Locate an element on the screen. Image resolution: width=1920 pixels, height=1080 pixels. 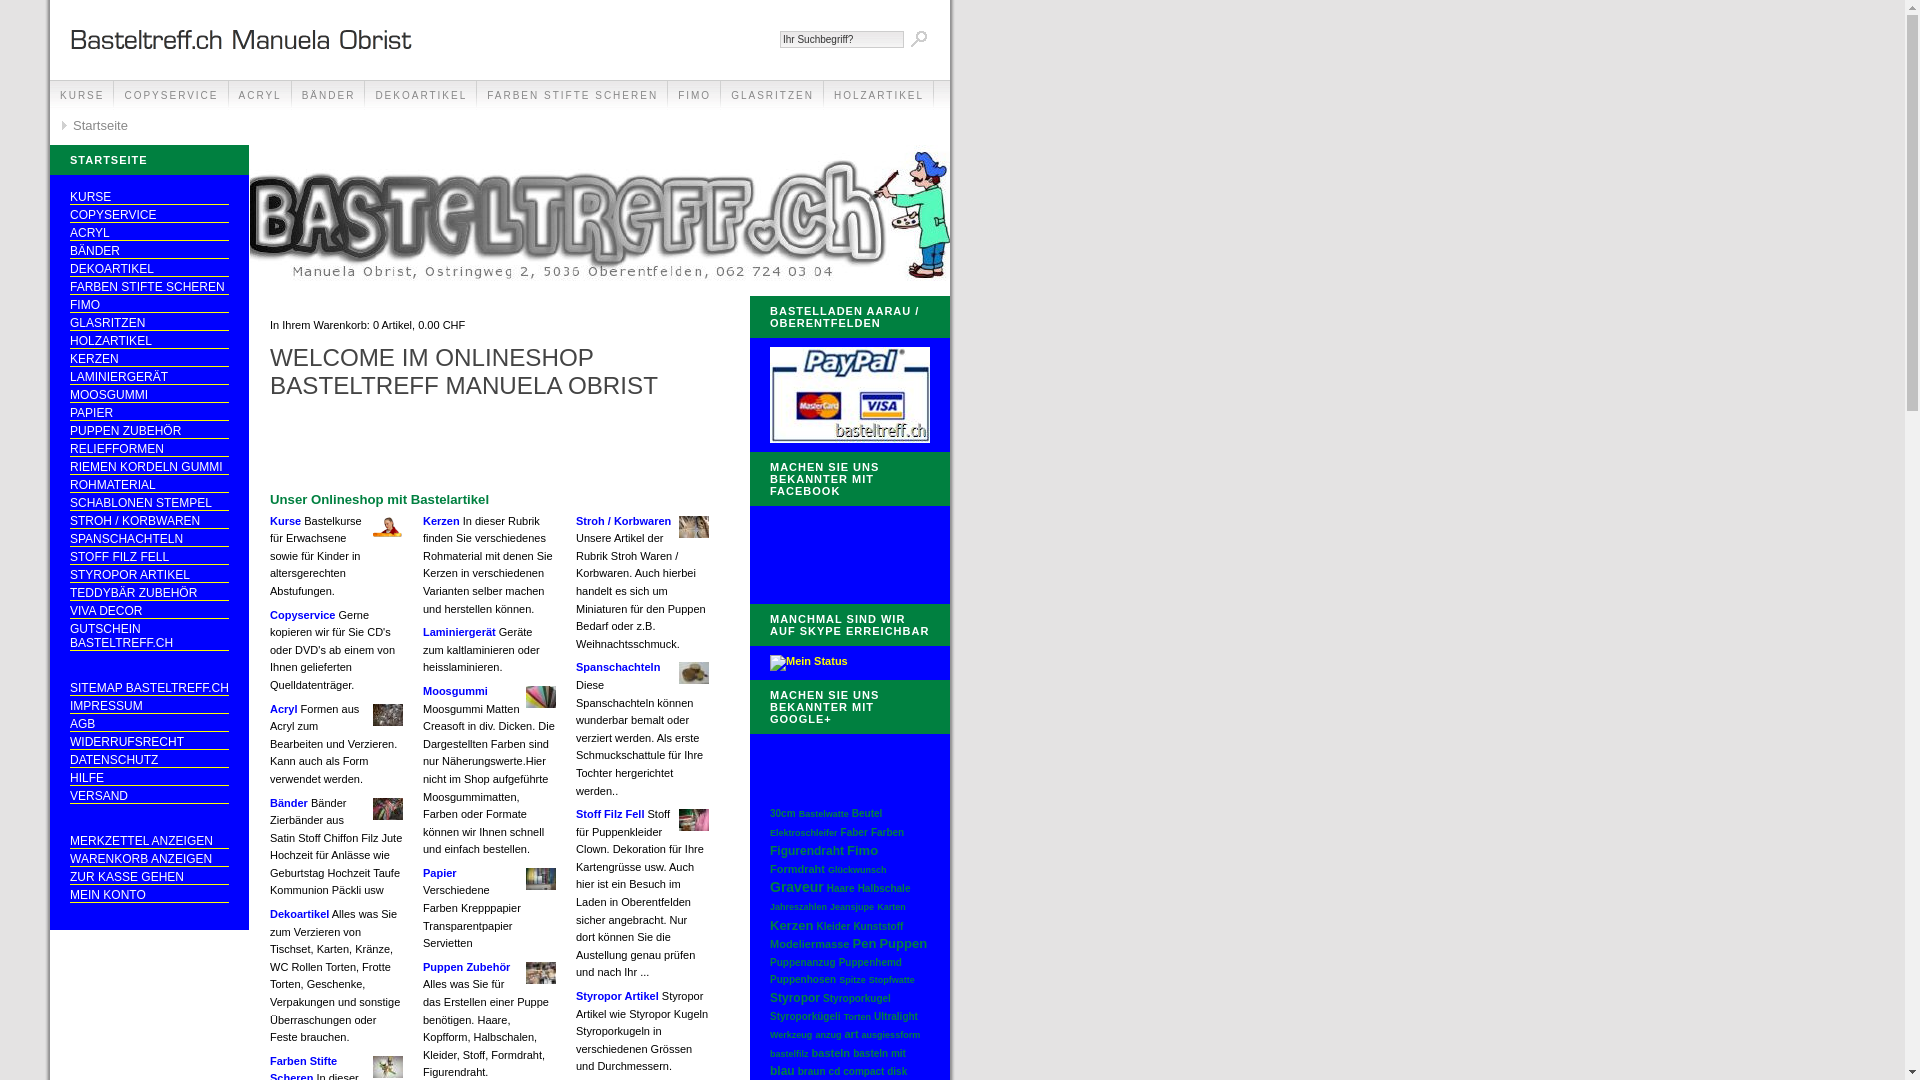
'GUTSCHEIN BASTELTREFF.CH' is located at coordinates (148, 636).